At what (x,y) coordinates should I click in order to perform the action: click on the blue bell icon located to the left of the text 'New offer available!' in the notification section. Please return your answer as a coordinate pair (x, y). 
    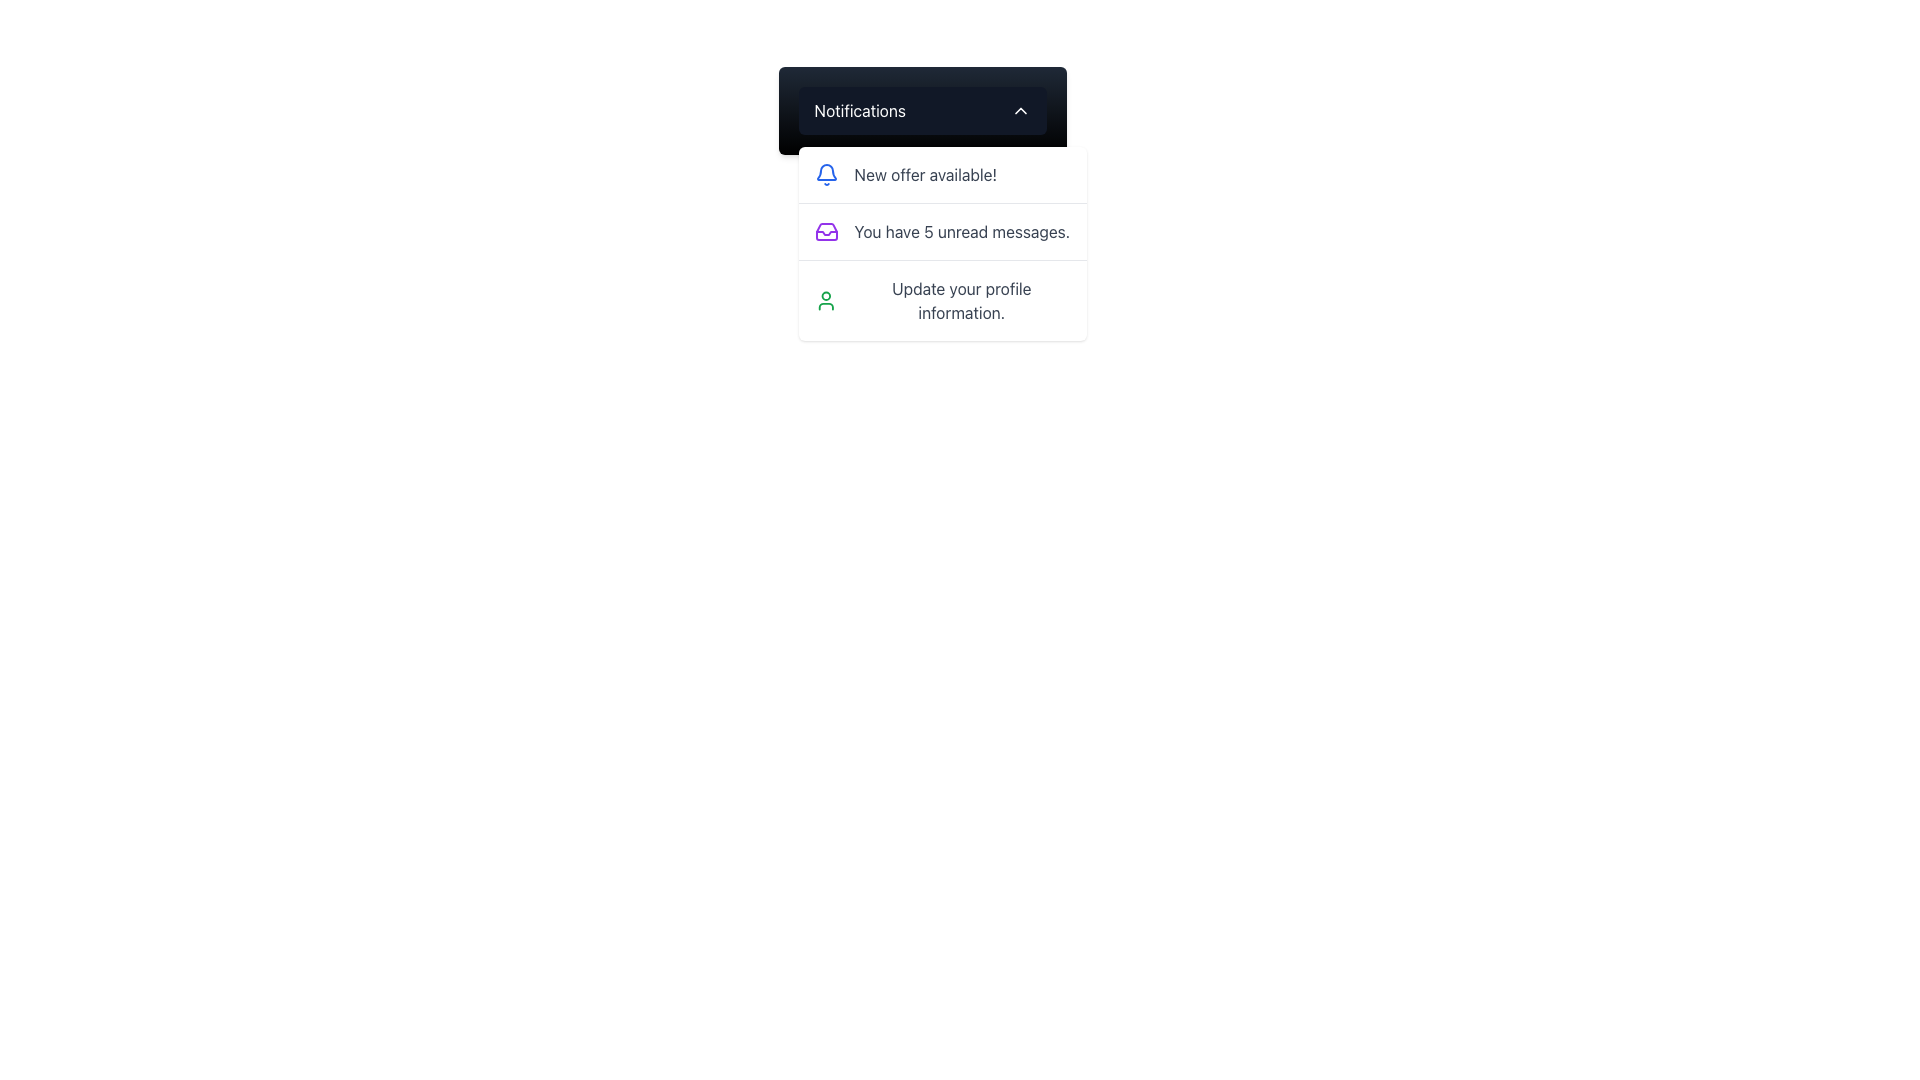
    Looking at the image, I should click on (826, 173).